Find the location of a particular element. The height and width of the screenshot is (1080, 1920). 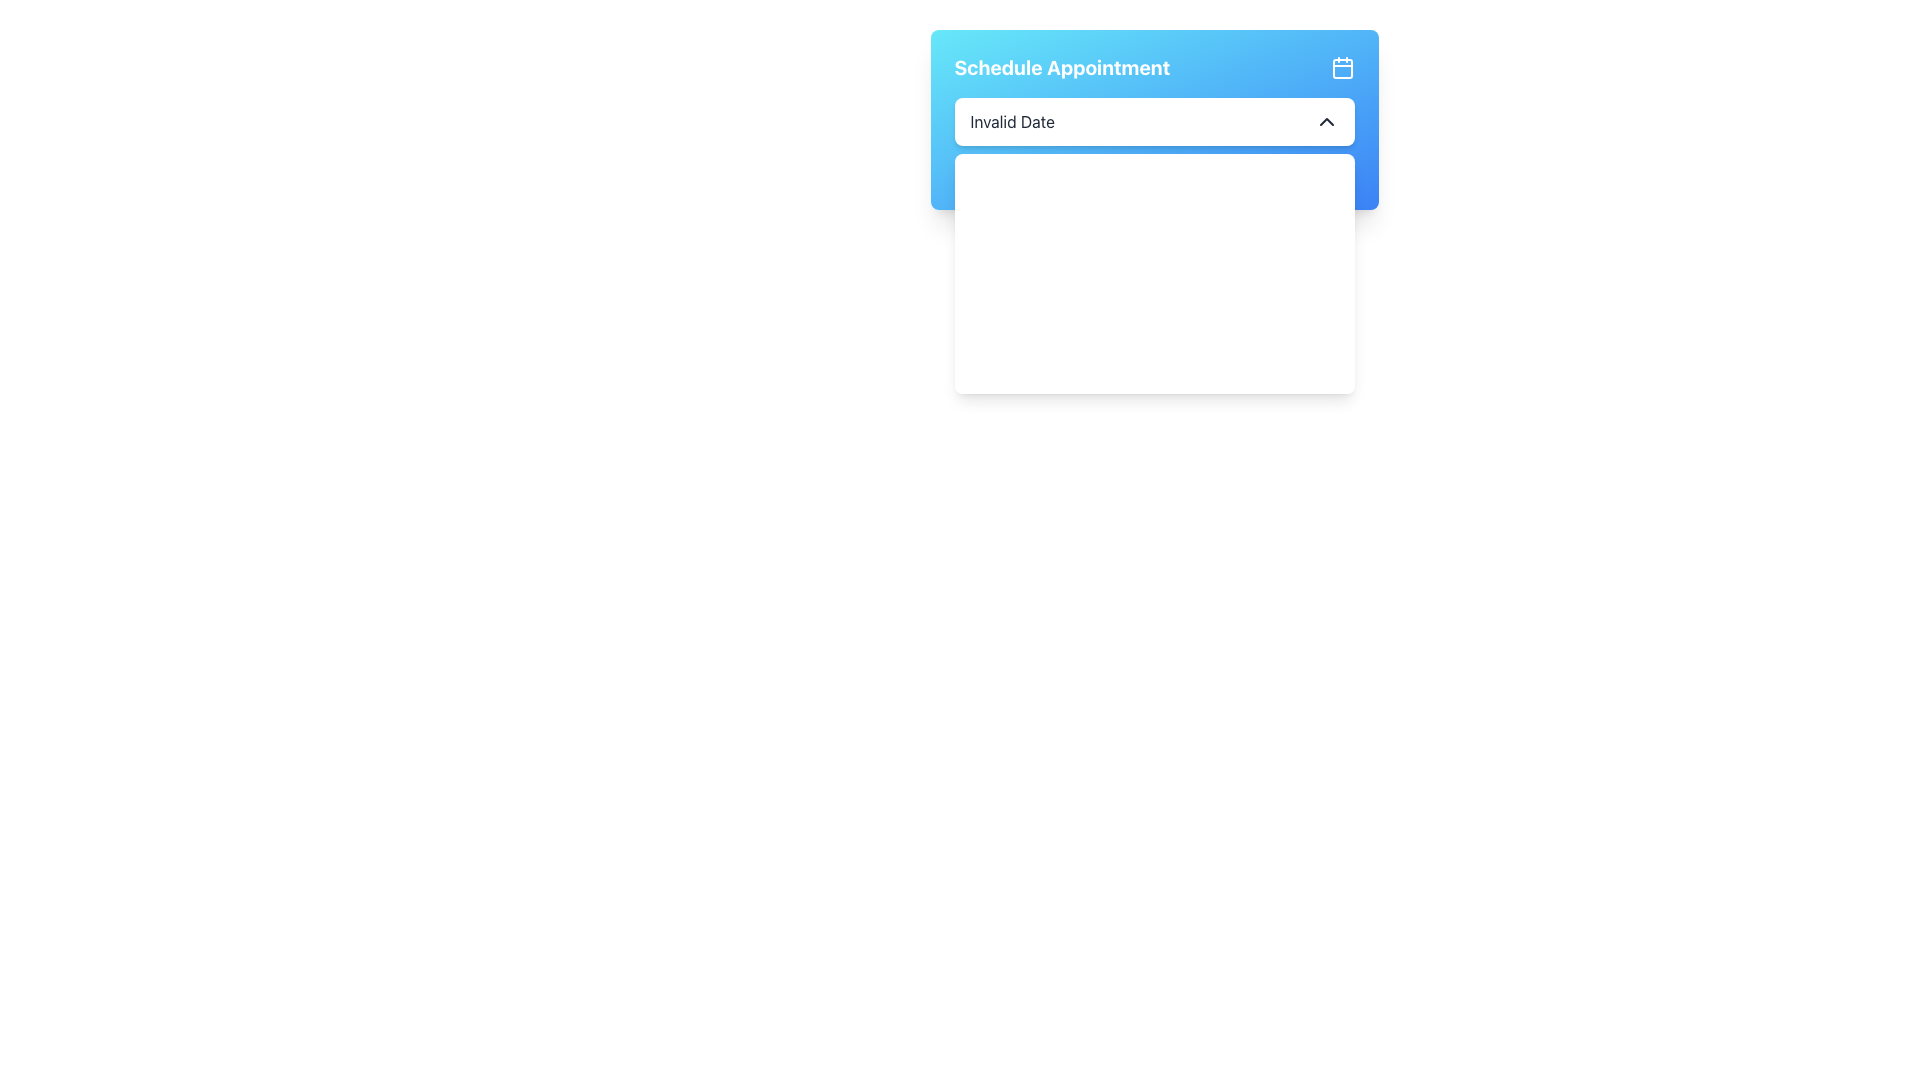

the structural icon component of the calendar icon, which is positioned on the right side of the blue header bar labeled 'Schedule Appointment' is located at coordinates (1342, 68).